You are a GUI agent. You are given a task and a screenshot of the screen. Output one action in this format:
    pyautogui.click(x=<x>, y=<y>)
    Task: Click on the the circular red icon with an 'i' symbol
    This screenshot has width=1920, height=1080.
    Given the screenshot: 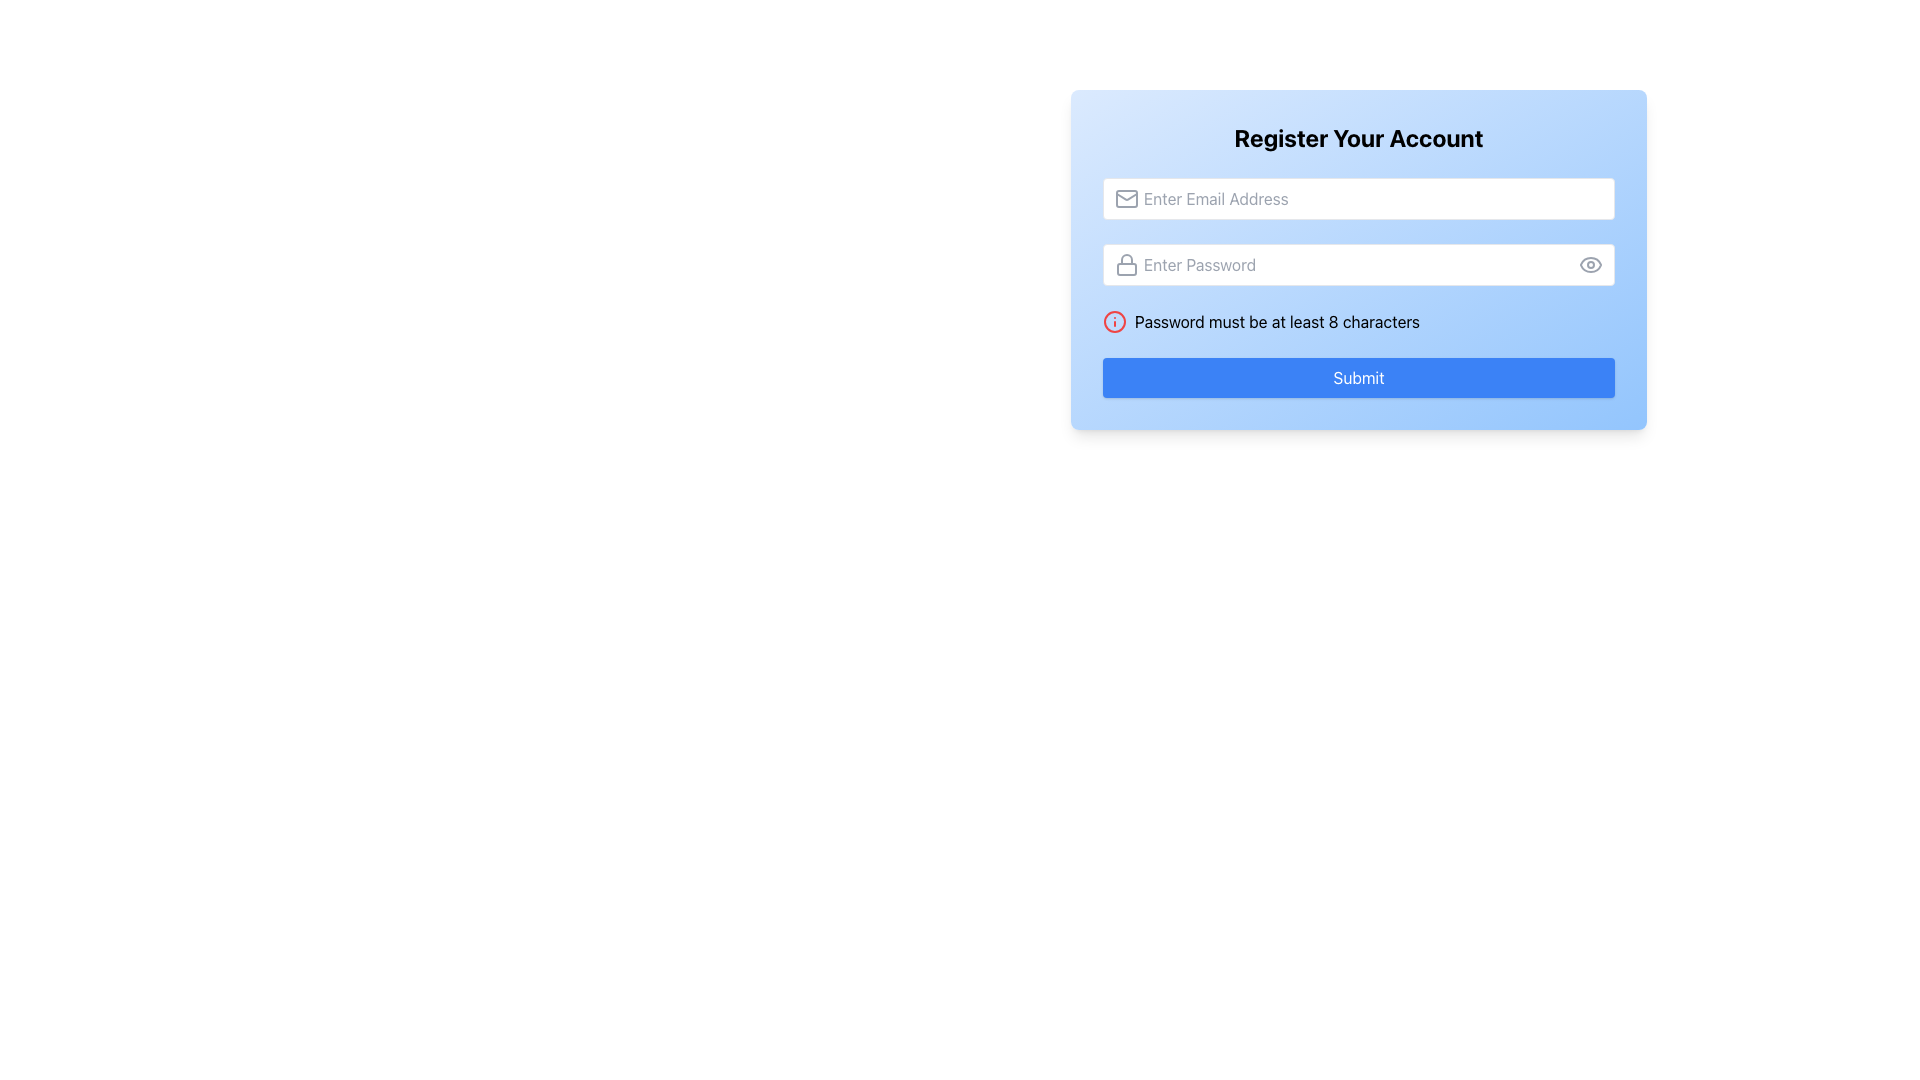 What is the action you would take?
    pyautogui.click(x=1113, y=320)
    